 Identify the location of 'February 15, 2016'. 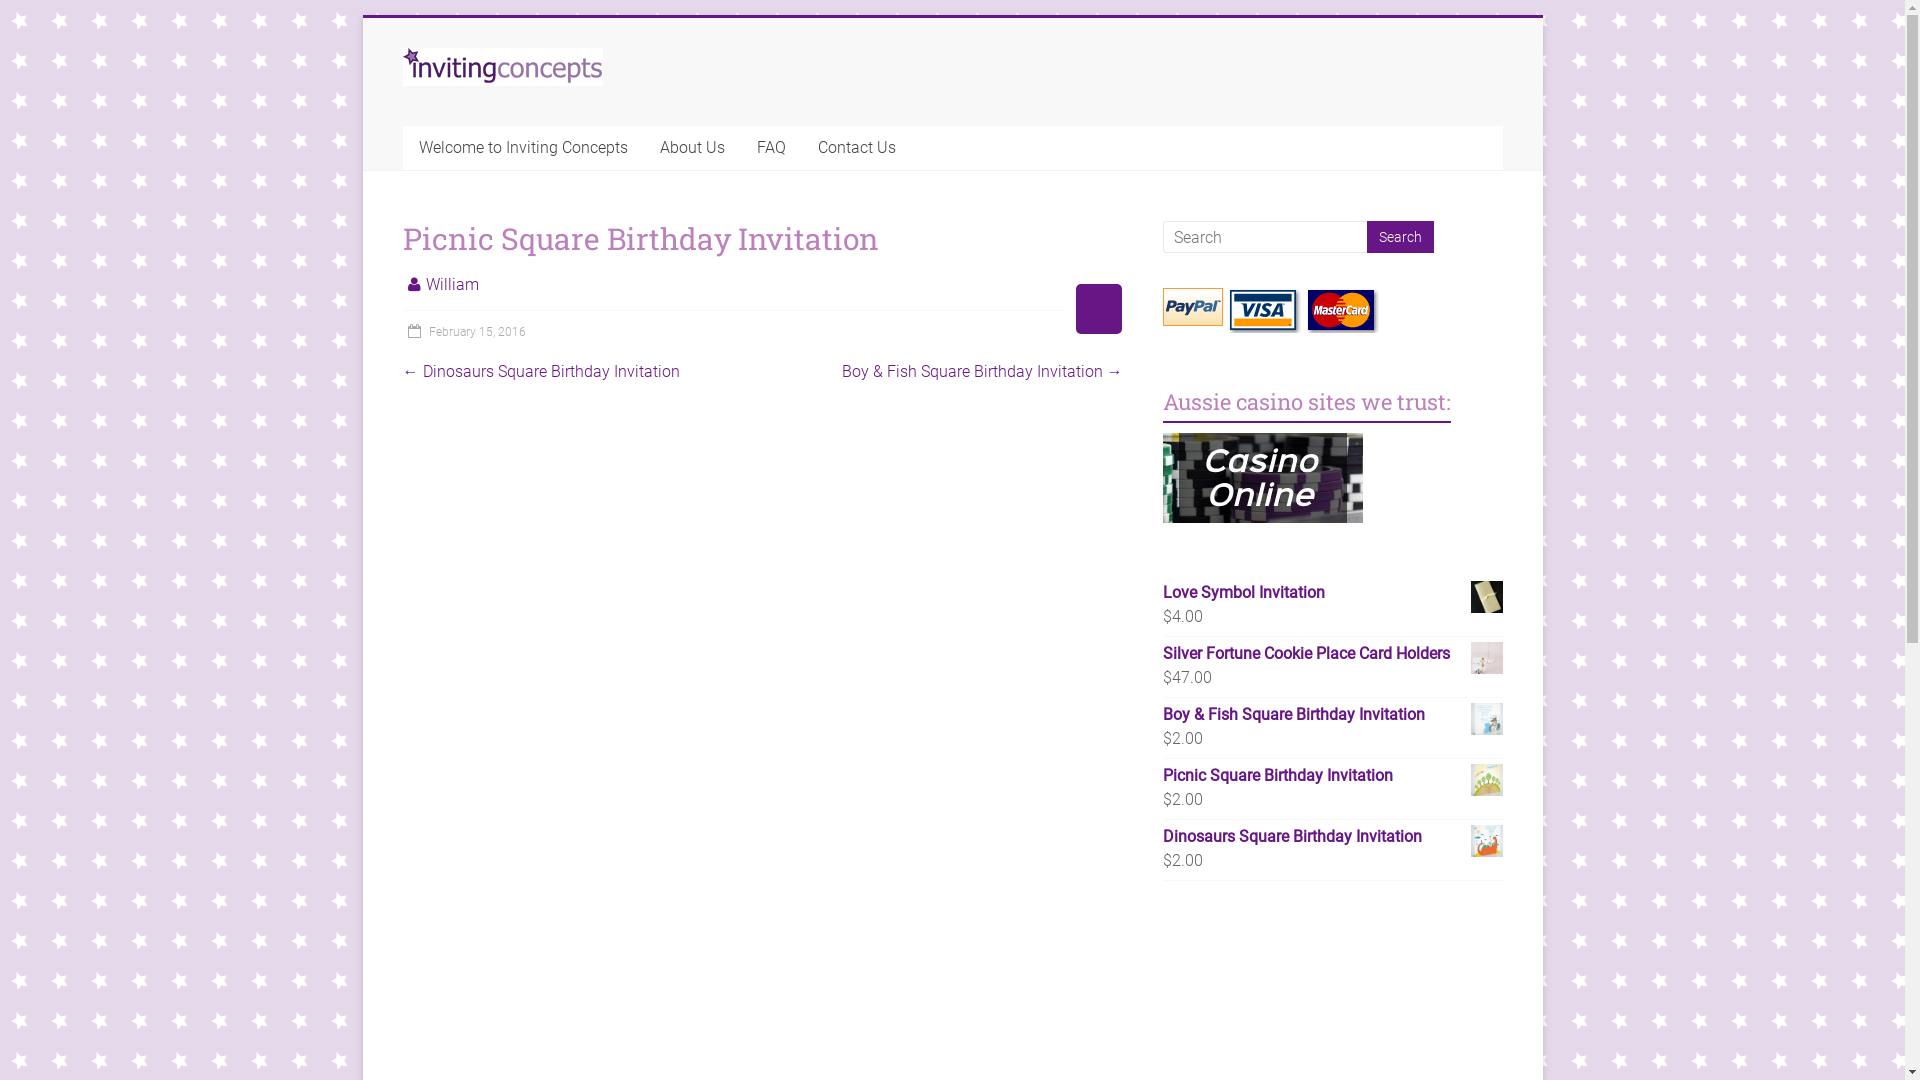
(462, 330).